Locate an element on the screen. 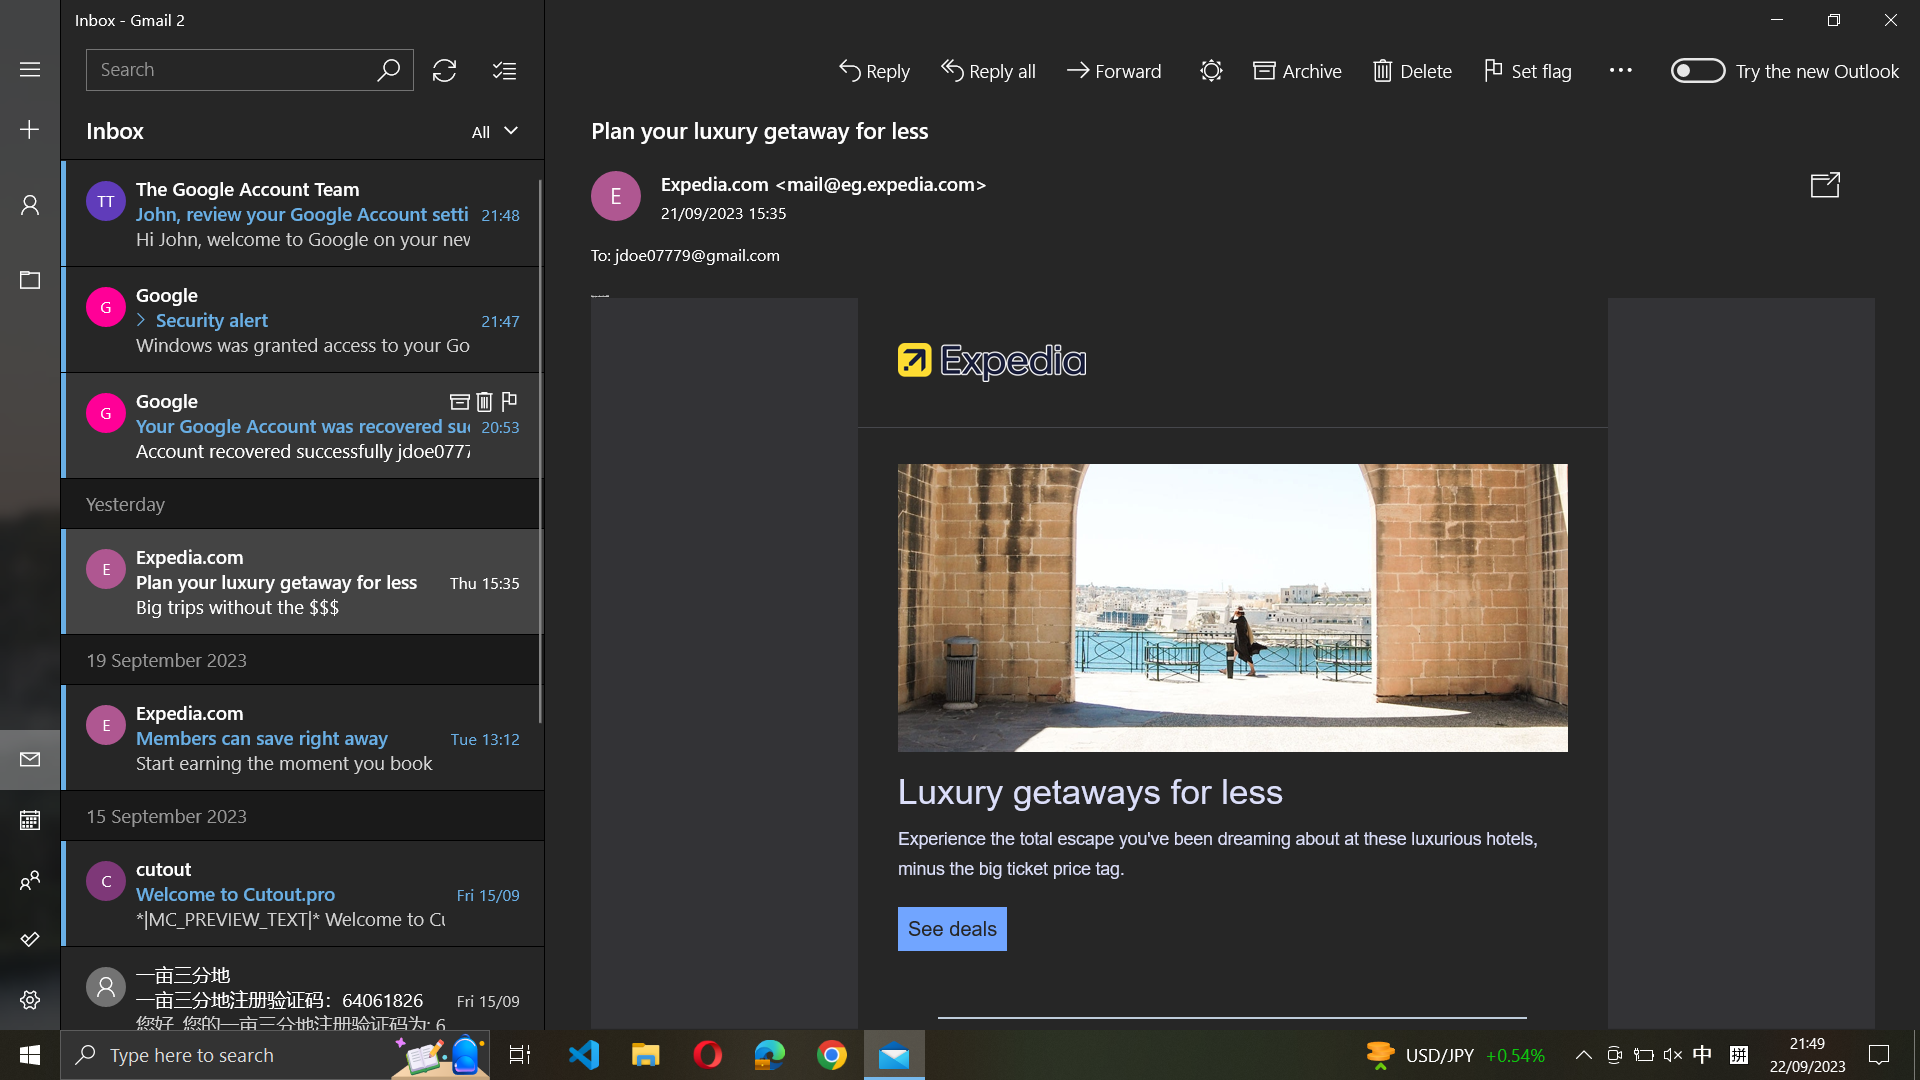  the second item under Settings is located at coordinates (29, 1002).